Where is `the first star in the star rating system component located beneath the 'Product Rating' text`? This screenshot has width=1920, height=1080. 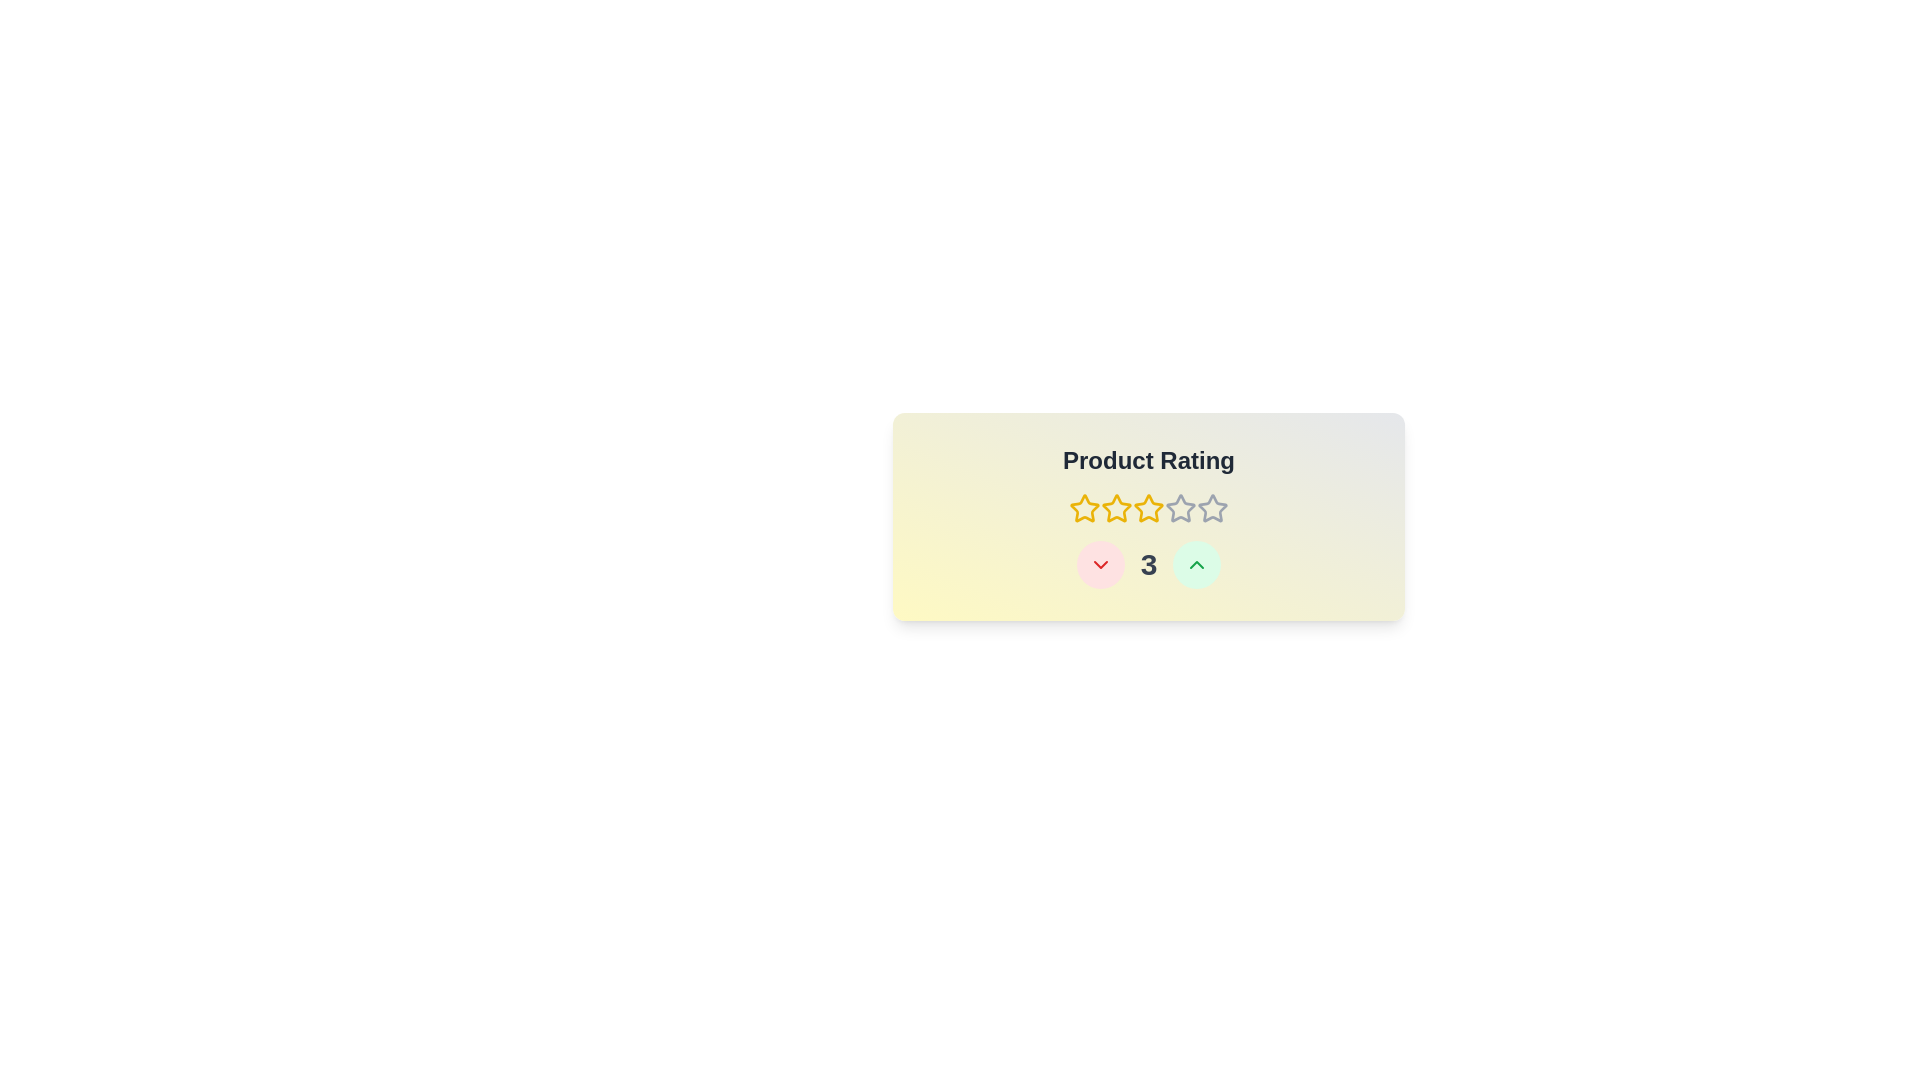 the first star in the star rating system component located beneath the 'Product Rating' text is located at coordinates (1083, 507).